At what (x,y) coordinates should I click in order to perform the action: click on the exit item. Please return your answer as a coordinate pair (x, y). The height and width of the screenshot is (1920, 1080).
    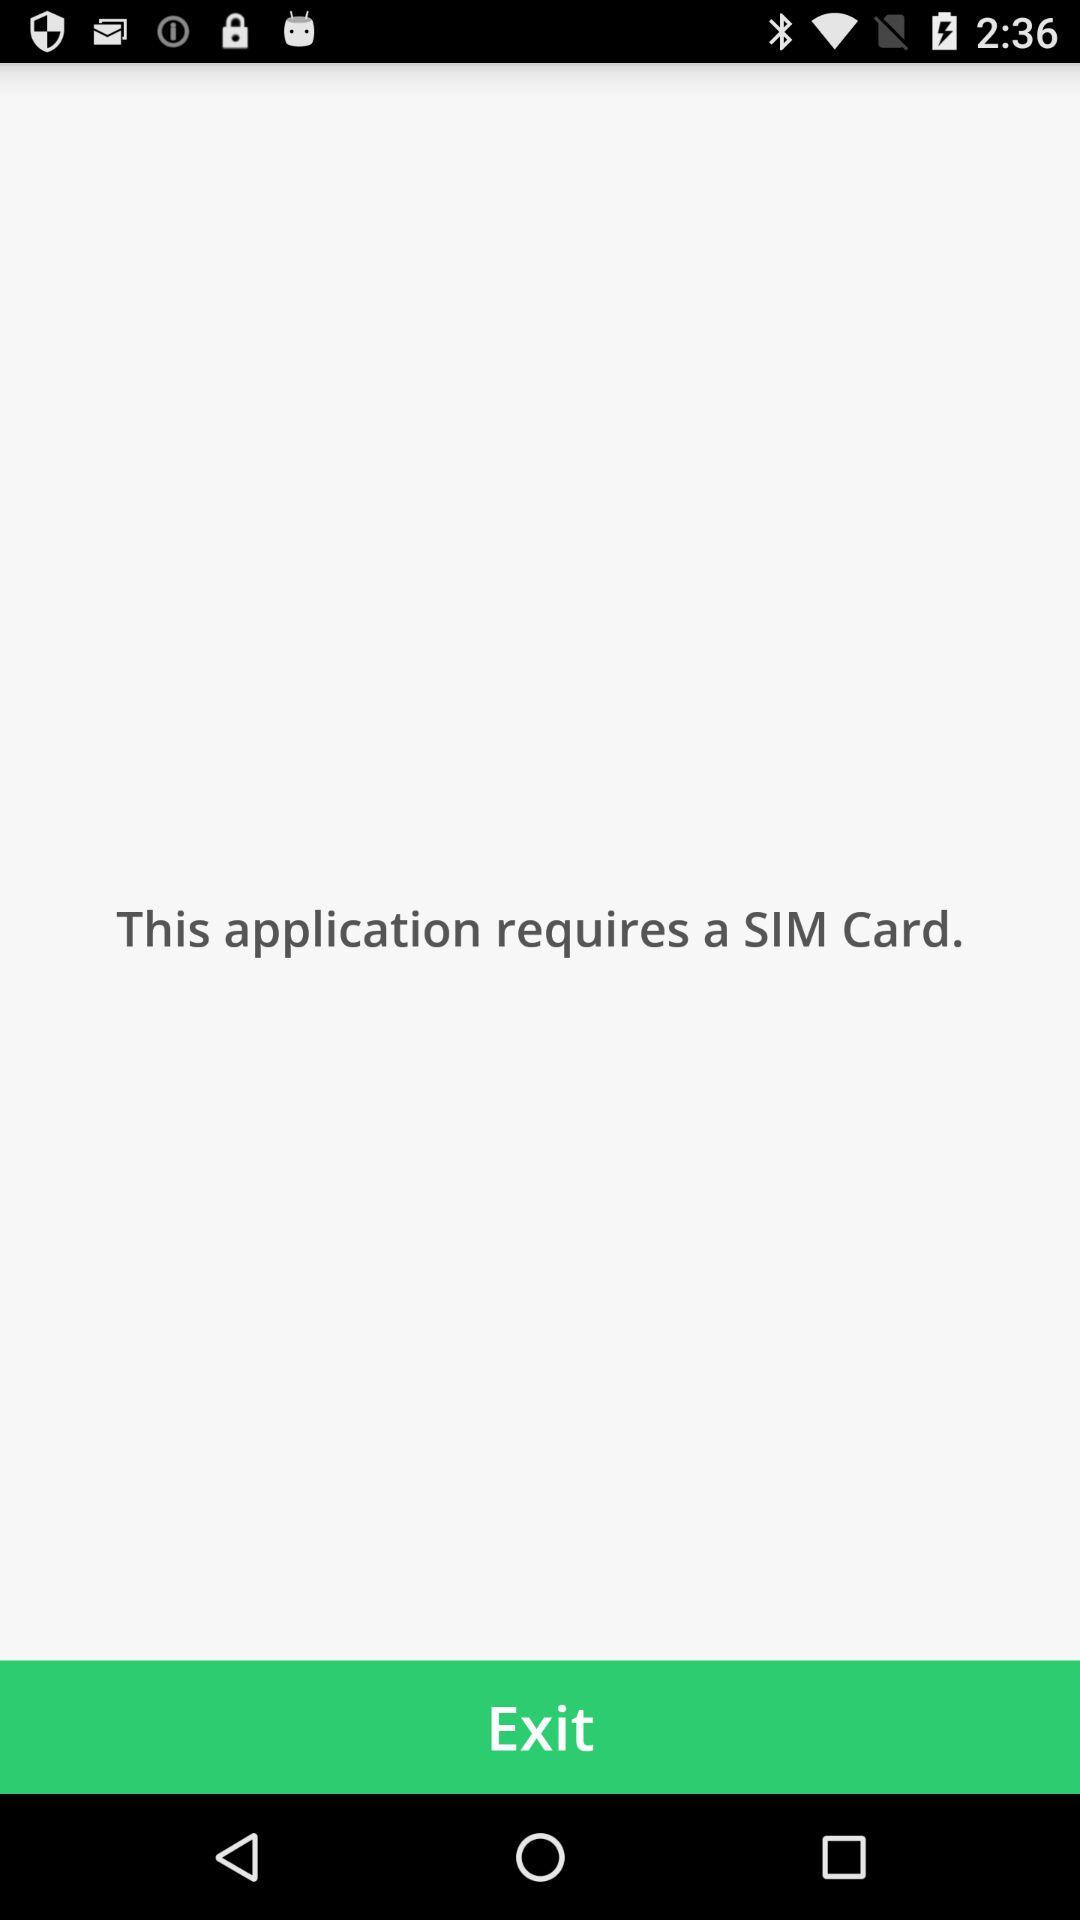
    Looking at the image, I should click on (540, 1726).